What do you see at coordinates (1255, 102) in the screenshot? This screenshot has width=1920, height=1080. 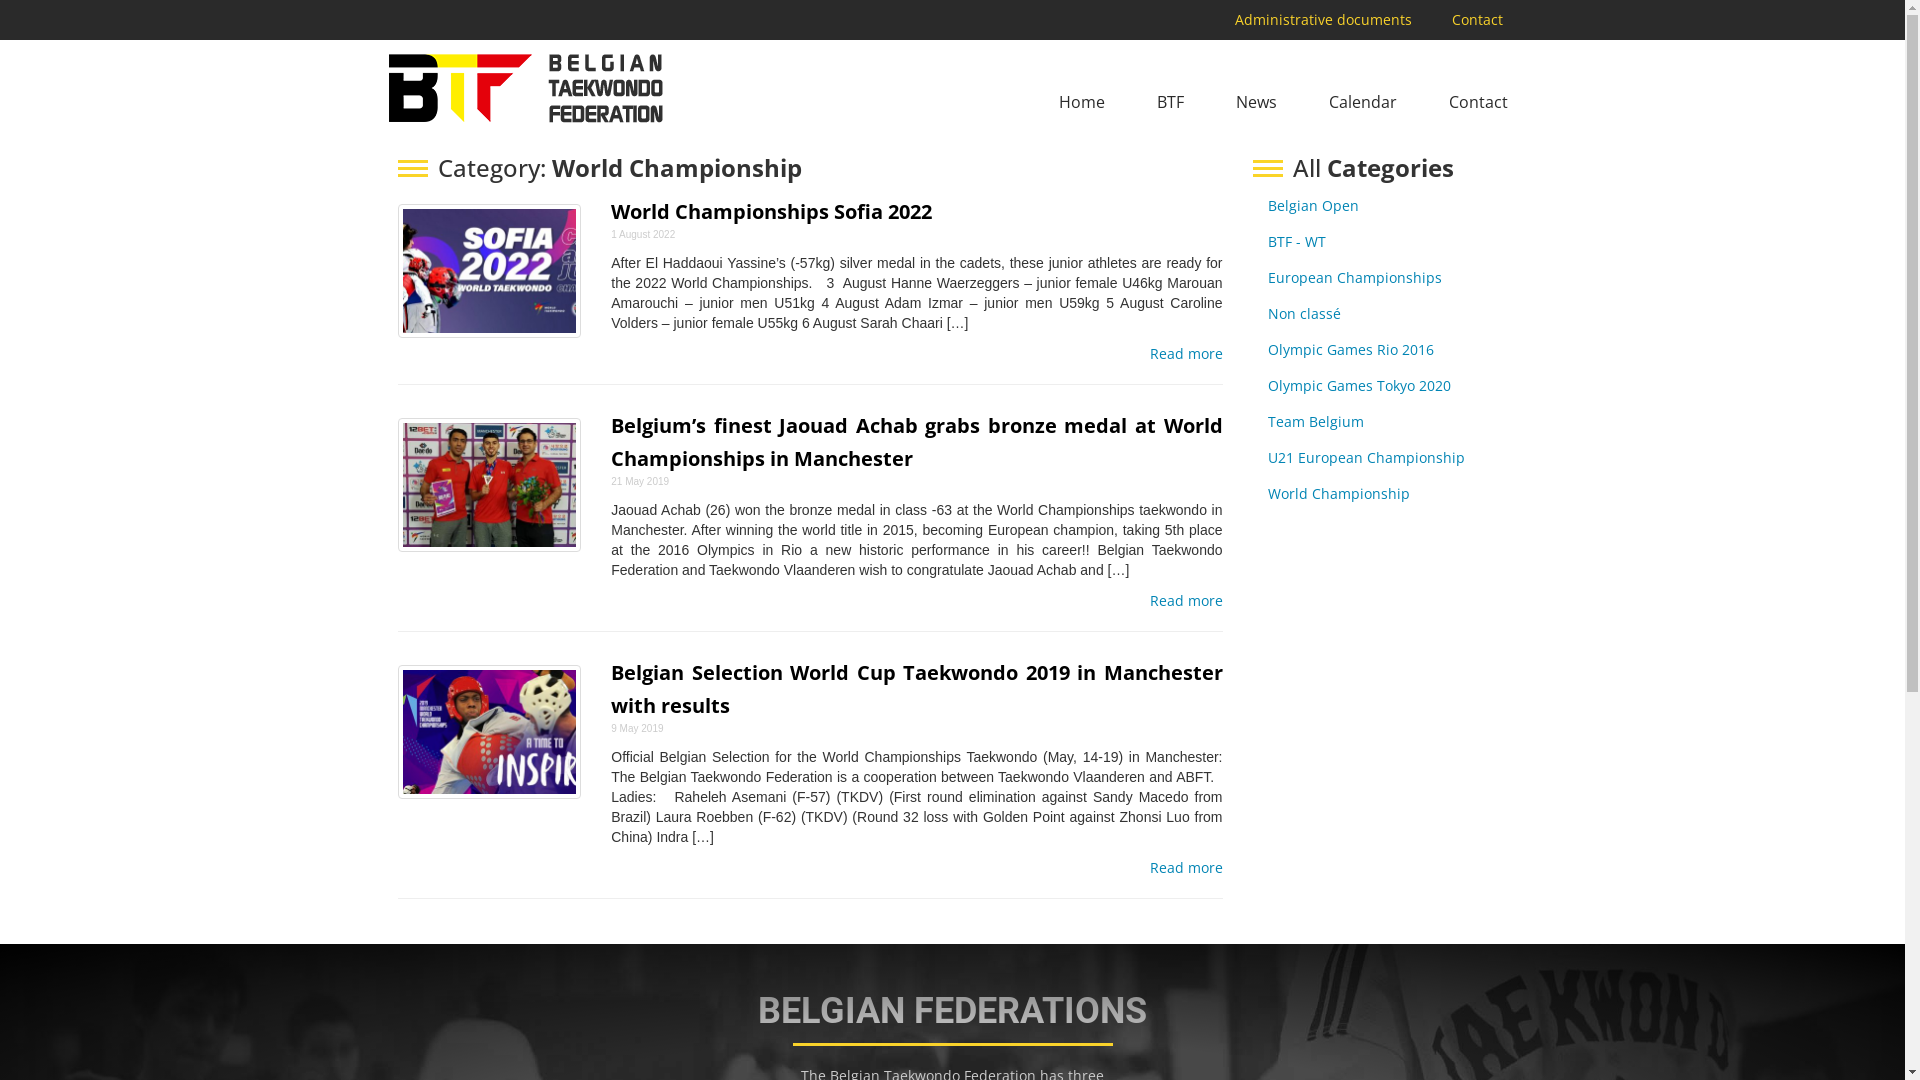 I see `'News'` at bounding box center [1255, 102].